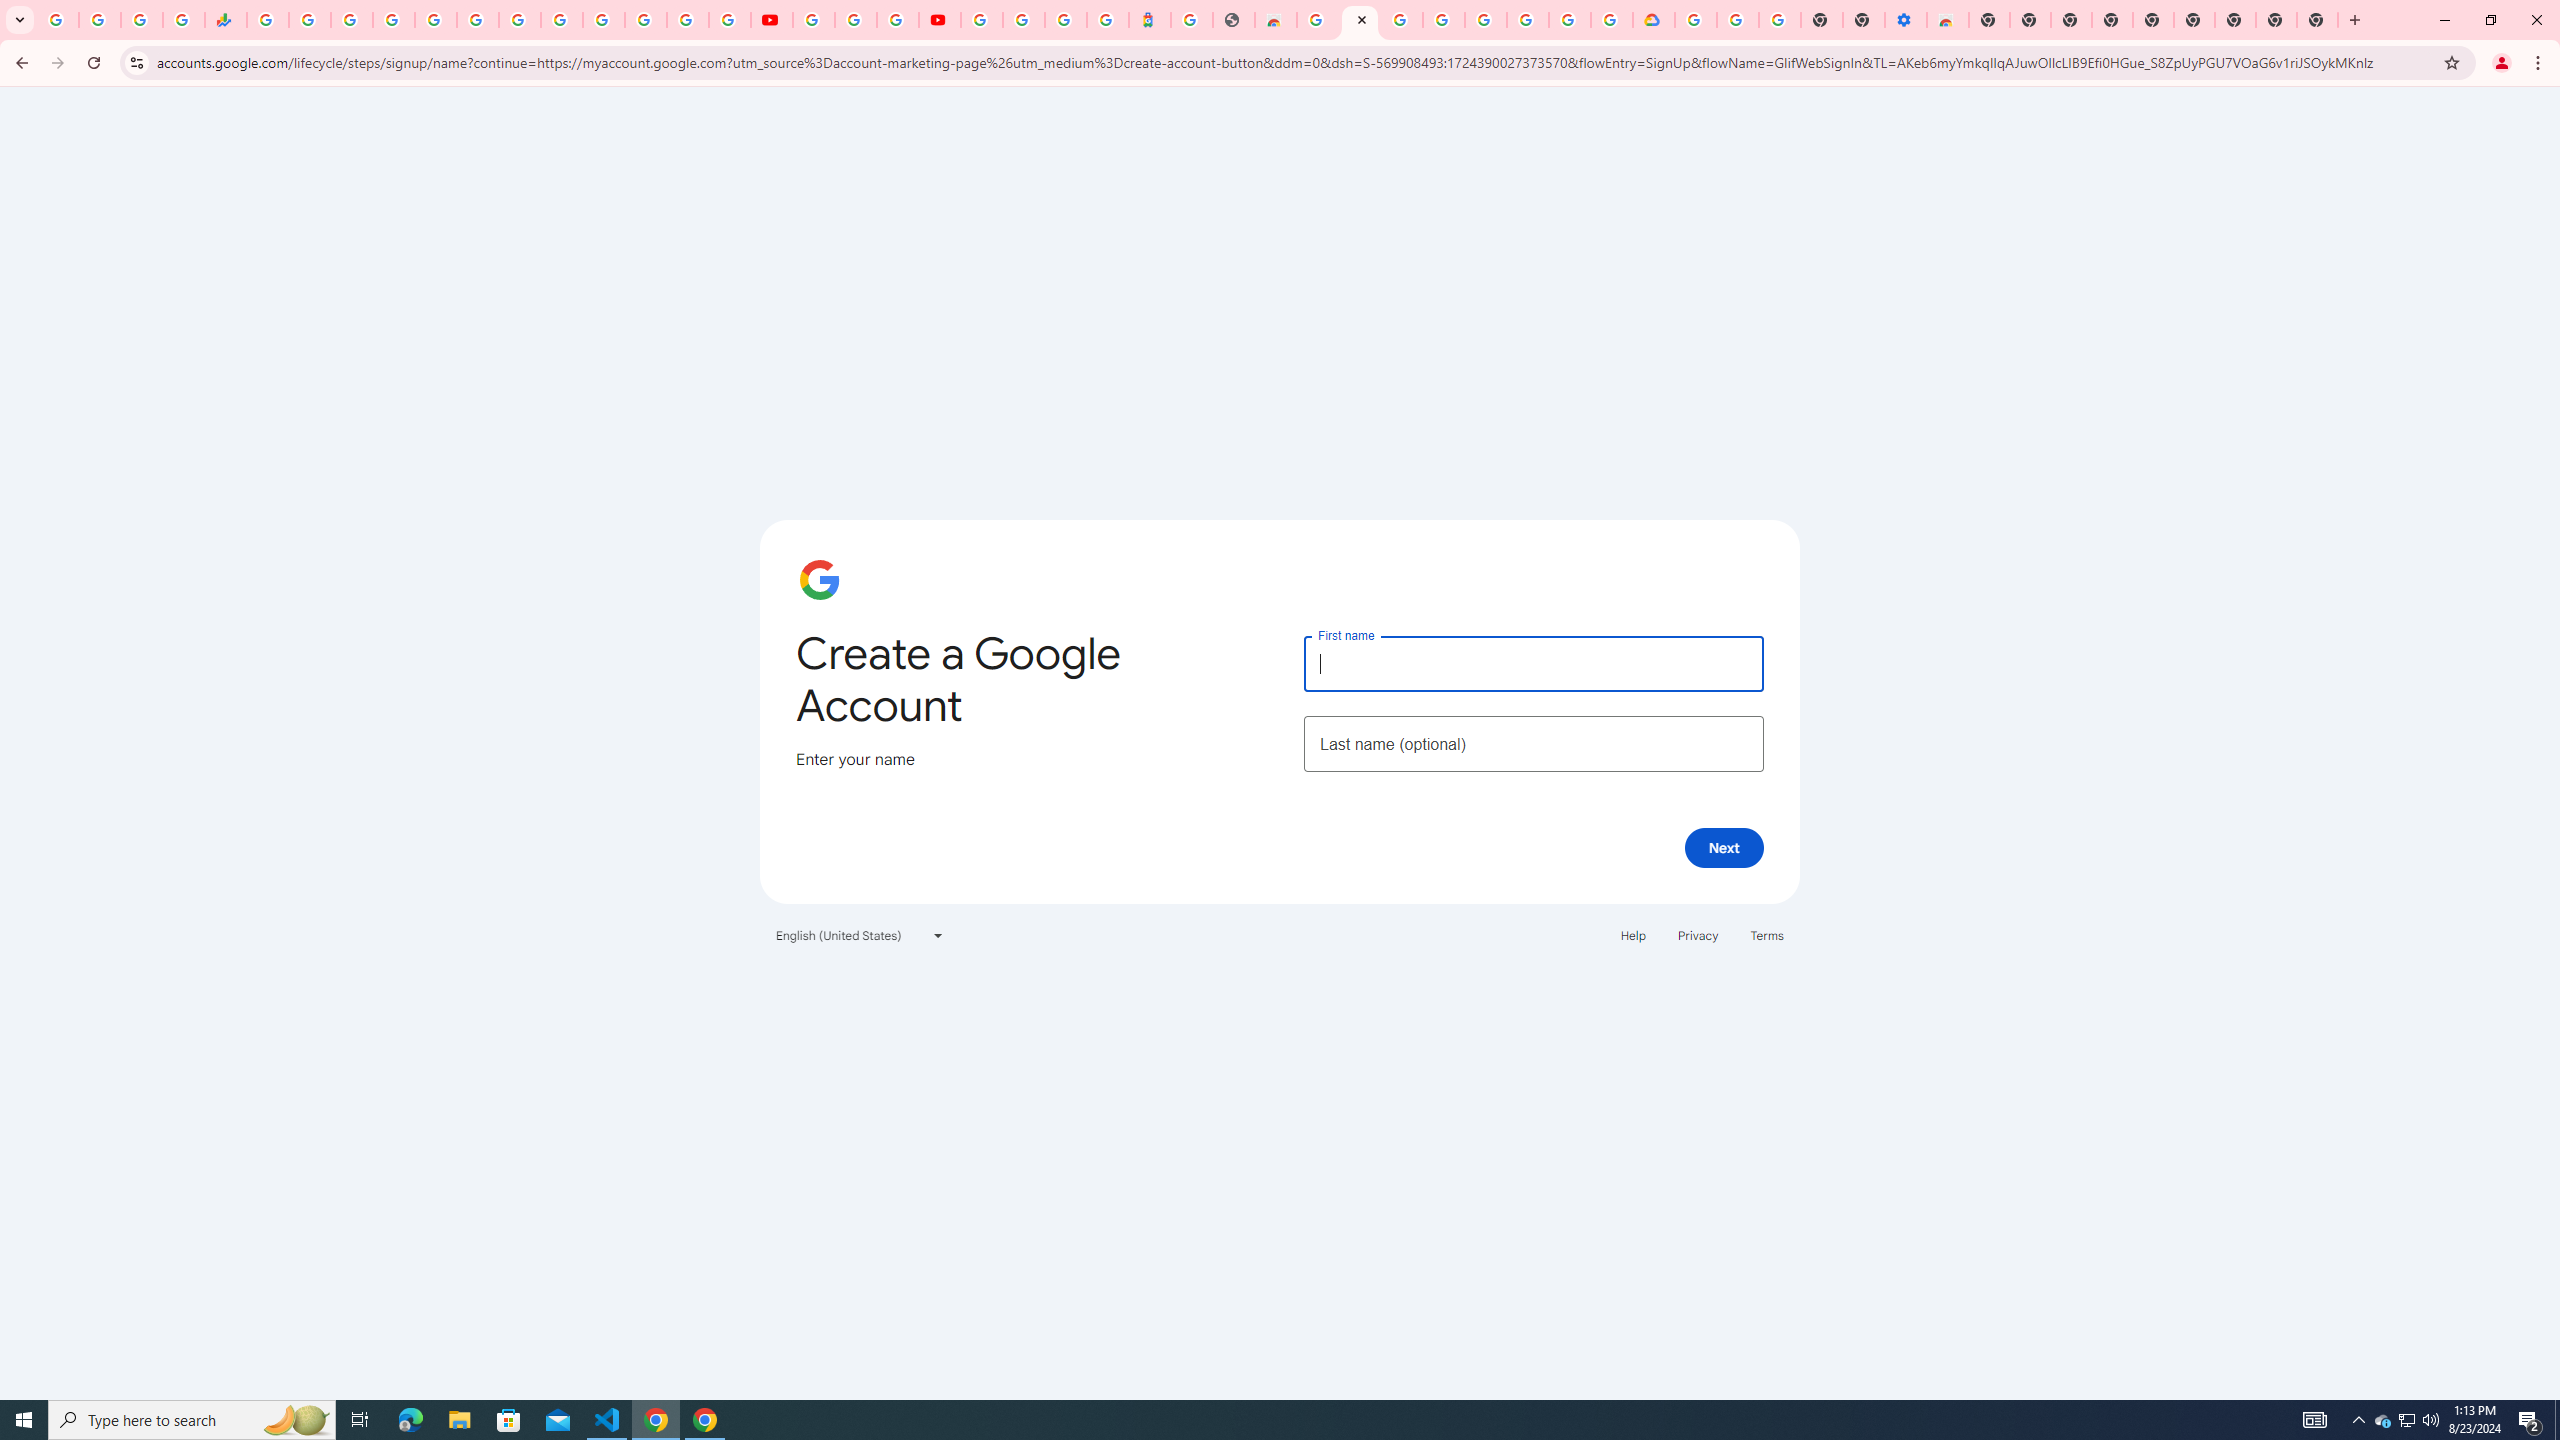 This screenshot has height=1440, width=2560. What do you see at coordinates (860, 934) in the screenshot?
I see `'English (United States)'` at bounding box center [860, 934].